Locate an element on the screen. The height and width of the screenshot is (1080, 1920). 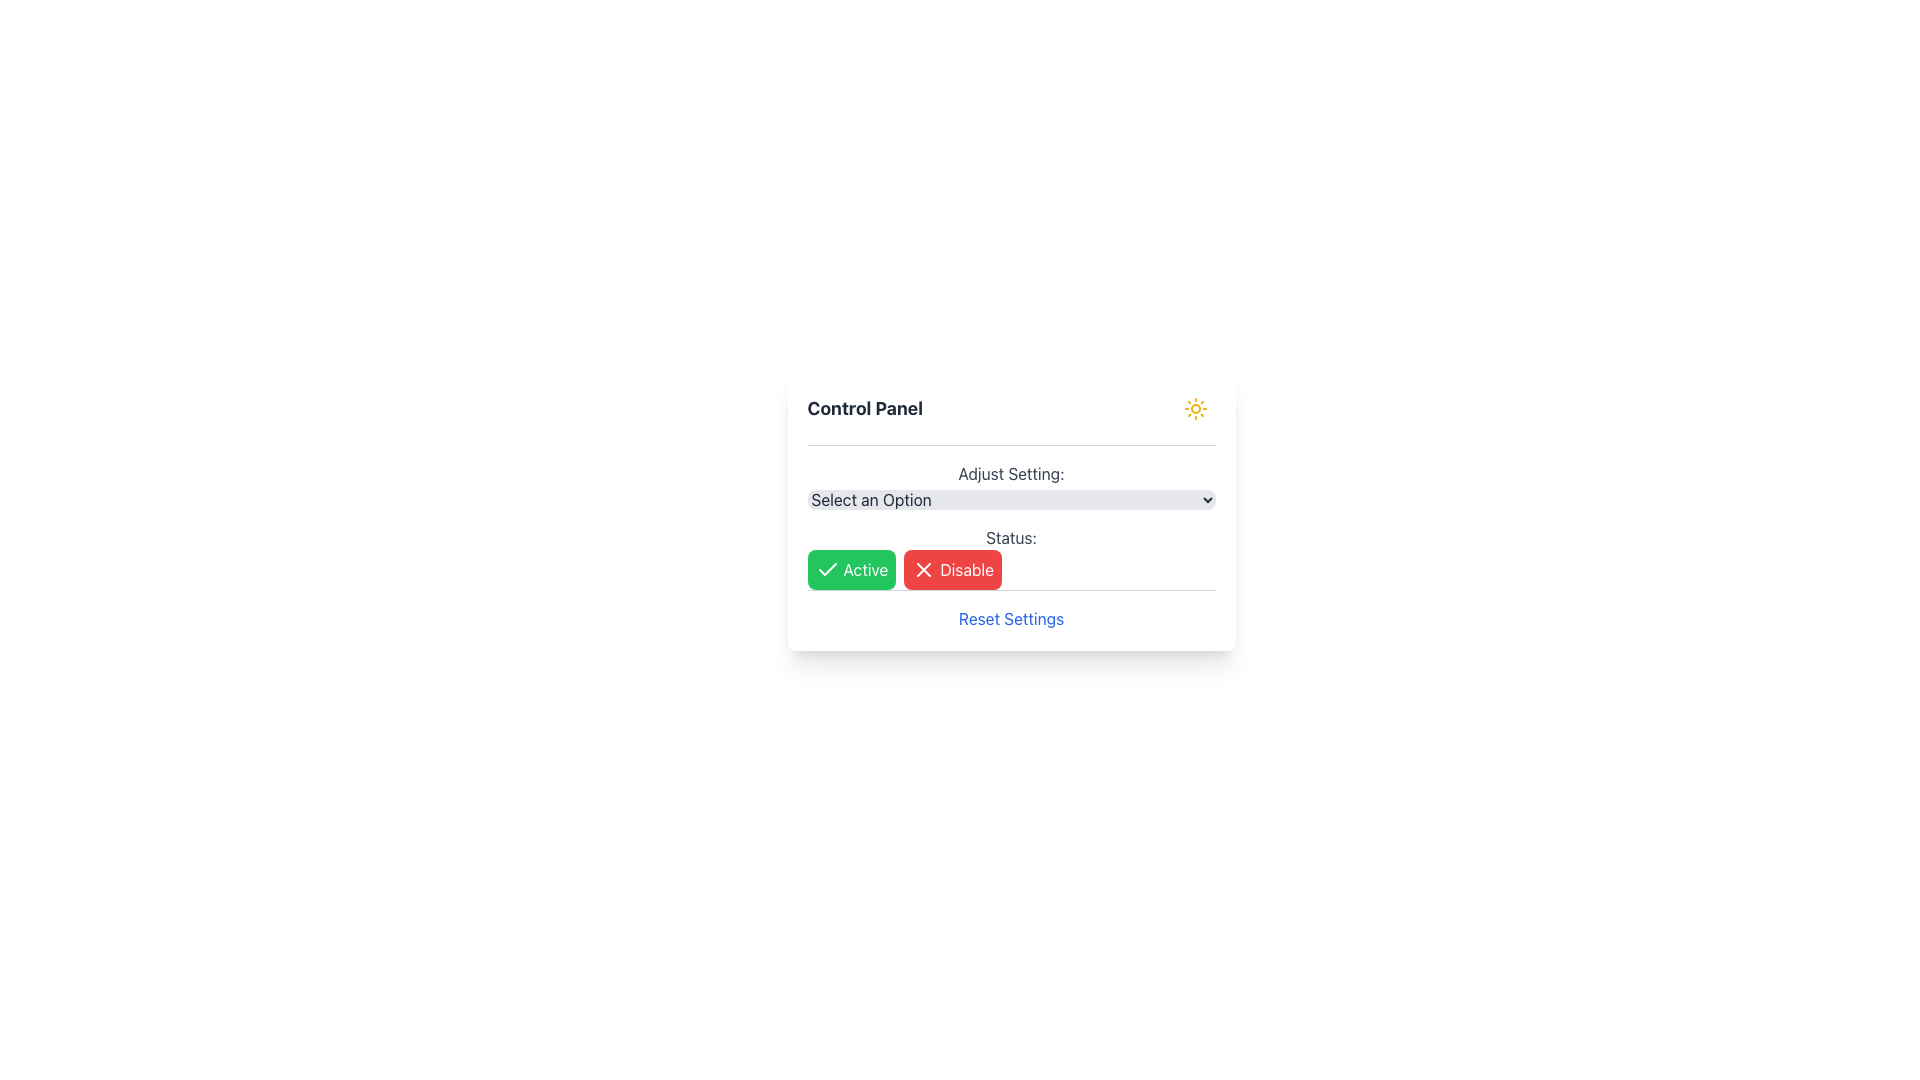
the sun icon located in the upper-right section of the Control Panel interface to change settings is located at coordinates (1195, 407).